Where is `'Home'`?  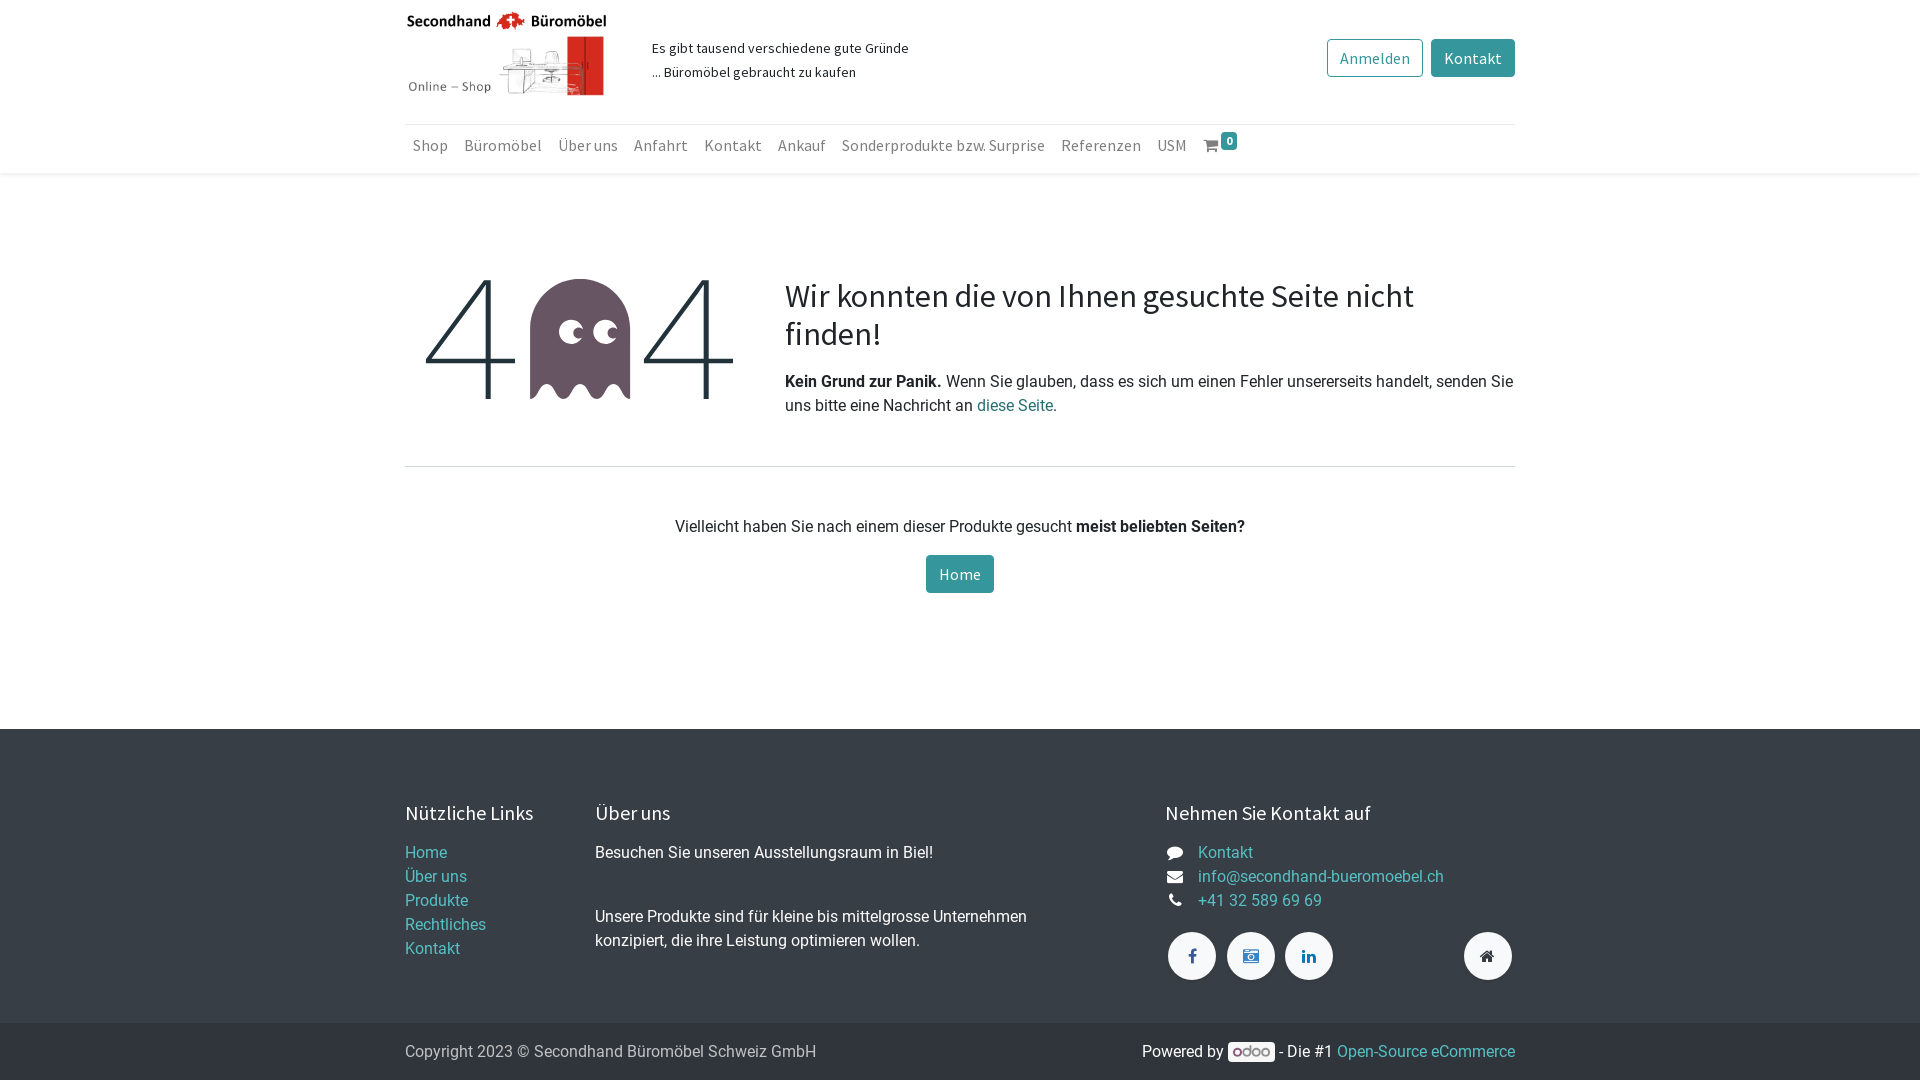 'Home' is located at coordinates (960, 574).